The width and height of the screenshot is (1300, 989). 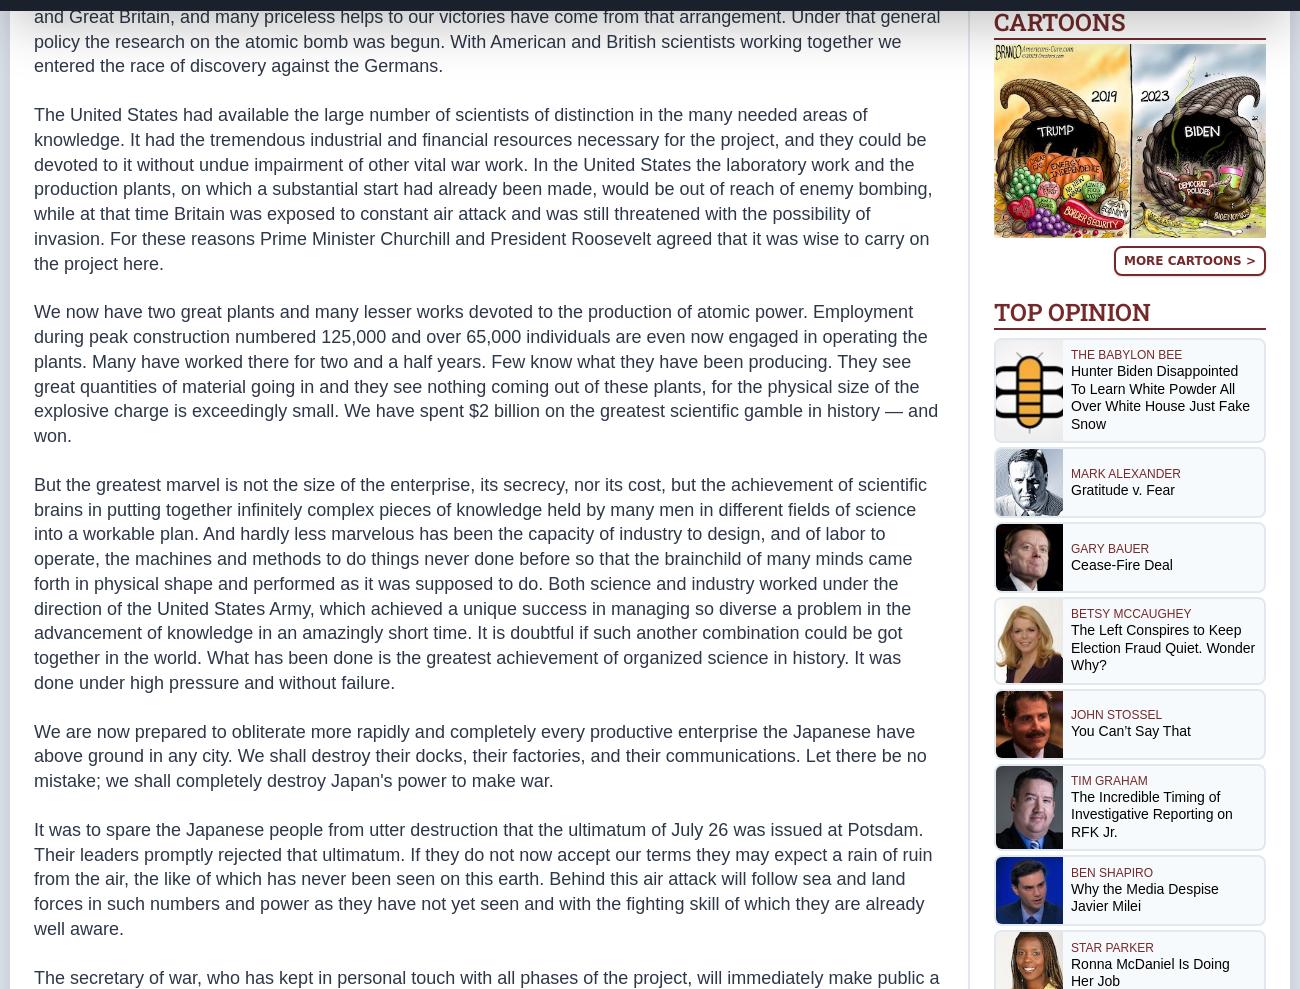 I want to click on 'It was to spare the Japanese people from utter destruction that the ultimatum of July 26 was issued at Potsdam. Their leaders promptly rejected that ultimatum. If they do not now accept our terms they may expect a rain of ruin from the air, the like of which has never been seen on this earth. Behind this air attack will follow sea and land forces in such numbers and power as they have not yet seen and with the fighting skill of which they are already well aware.', so click(x=481, y=878).